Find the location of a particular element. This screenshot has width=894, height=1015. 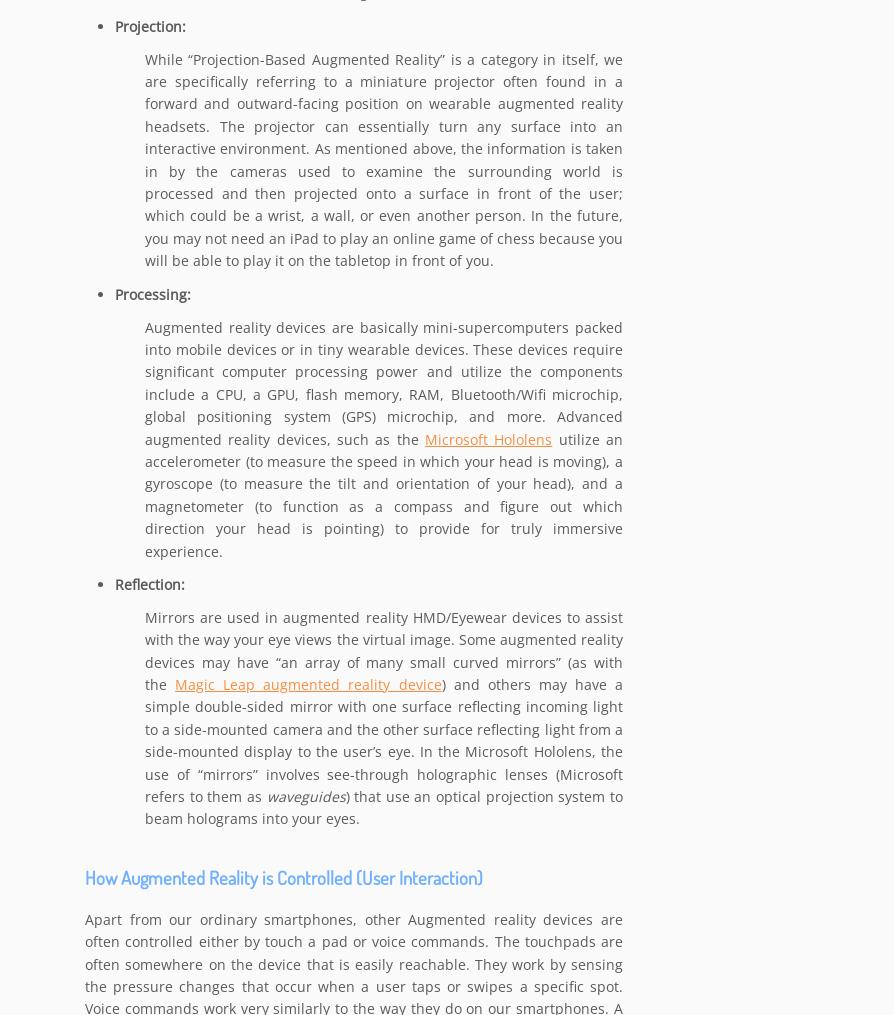

'Projection:' is located at coordinates (114, 26).